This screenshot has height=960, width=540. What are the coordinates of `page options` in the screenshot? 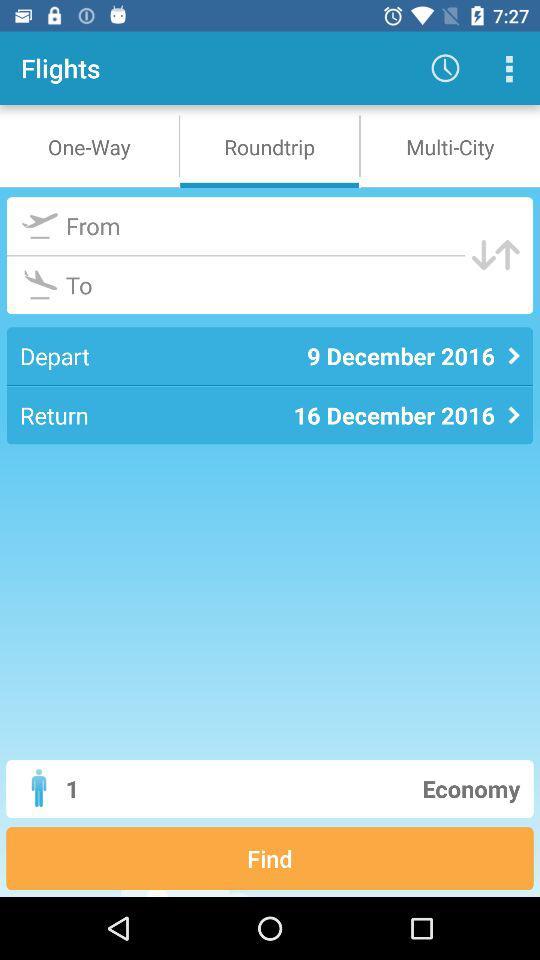 It's located at (508, 68).